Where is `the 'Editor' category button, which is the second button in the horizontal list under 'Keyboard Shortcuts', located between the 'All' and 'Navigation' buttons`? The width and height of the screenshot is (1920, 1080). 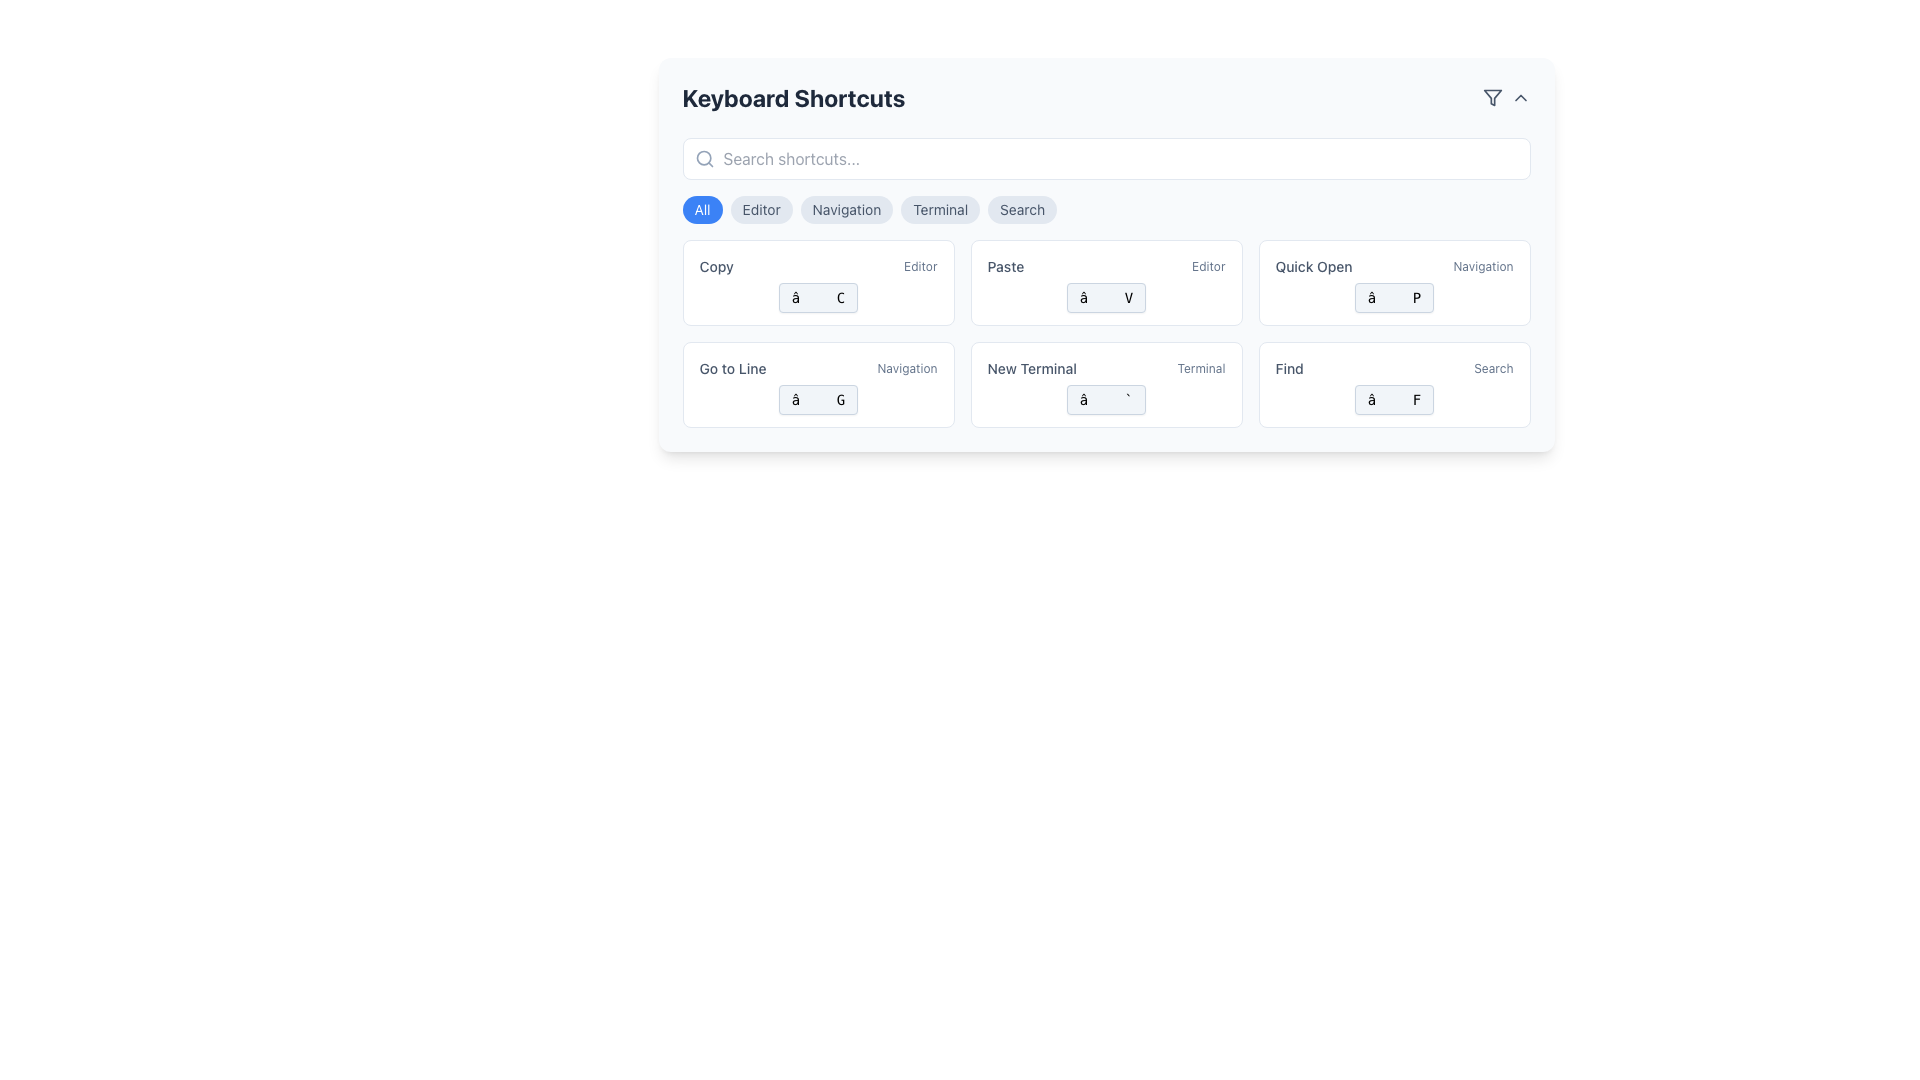 the 'Editor' category button, which is the second button in the horizontal list under 'Keyboard Shortcuts', located between the 'All' and 'Navigation' buttons is located at coordinates (760, 209).